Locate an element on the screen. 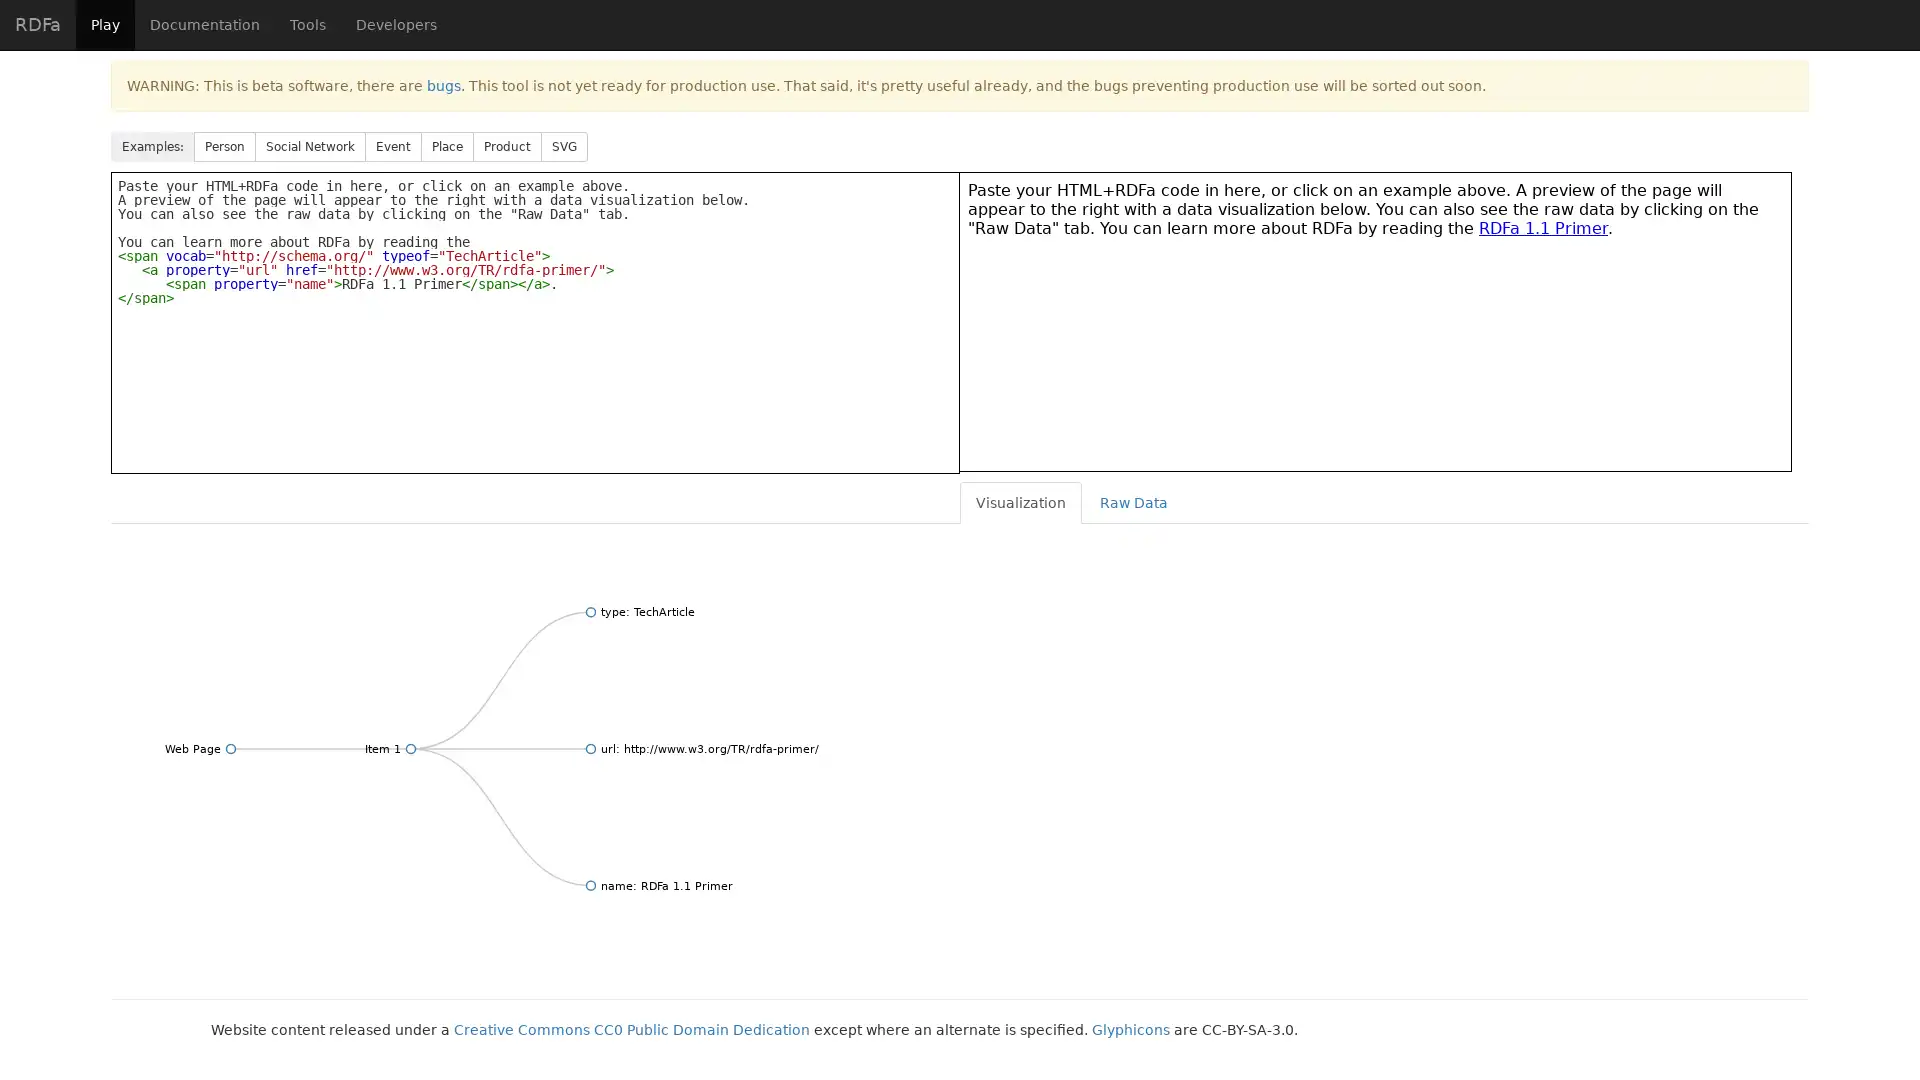 The height and width of the screenshot is (1080, 1920). Person is located at coordinates (225, 145).